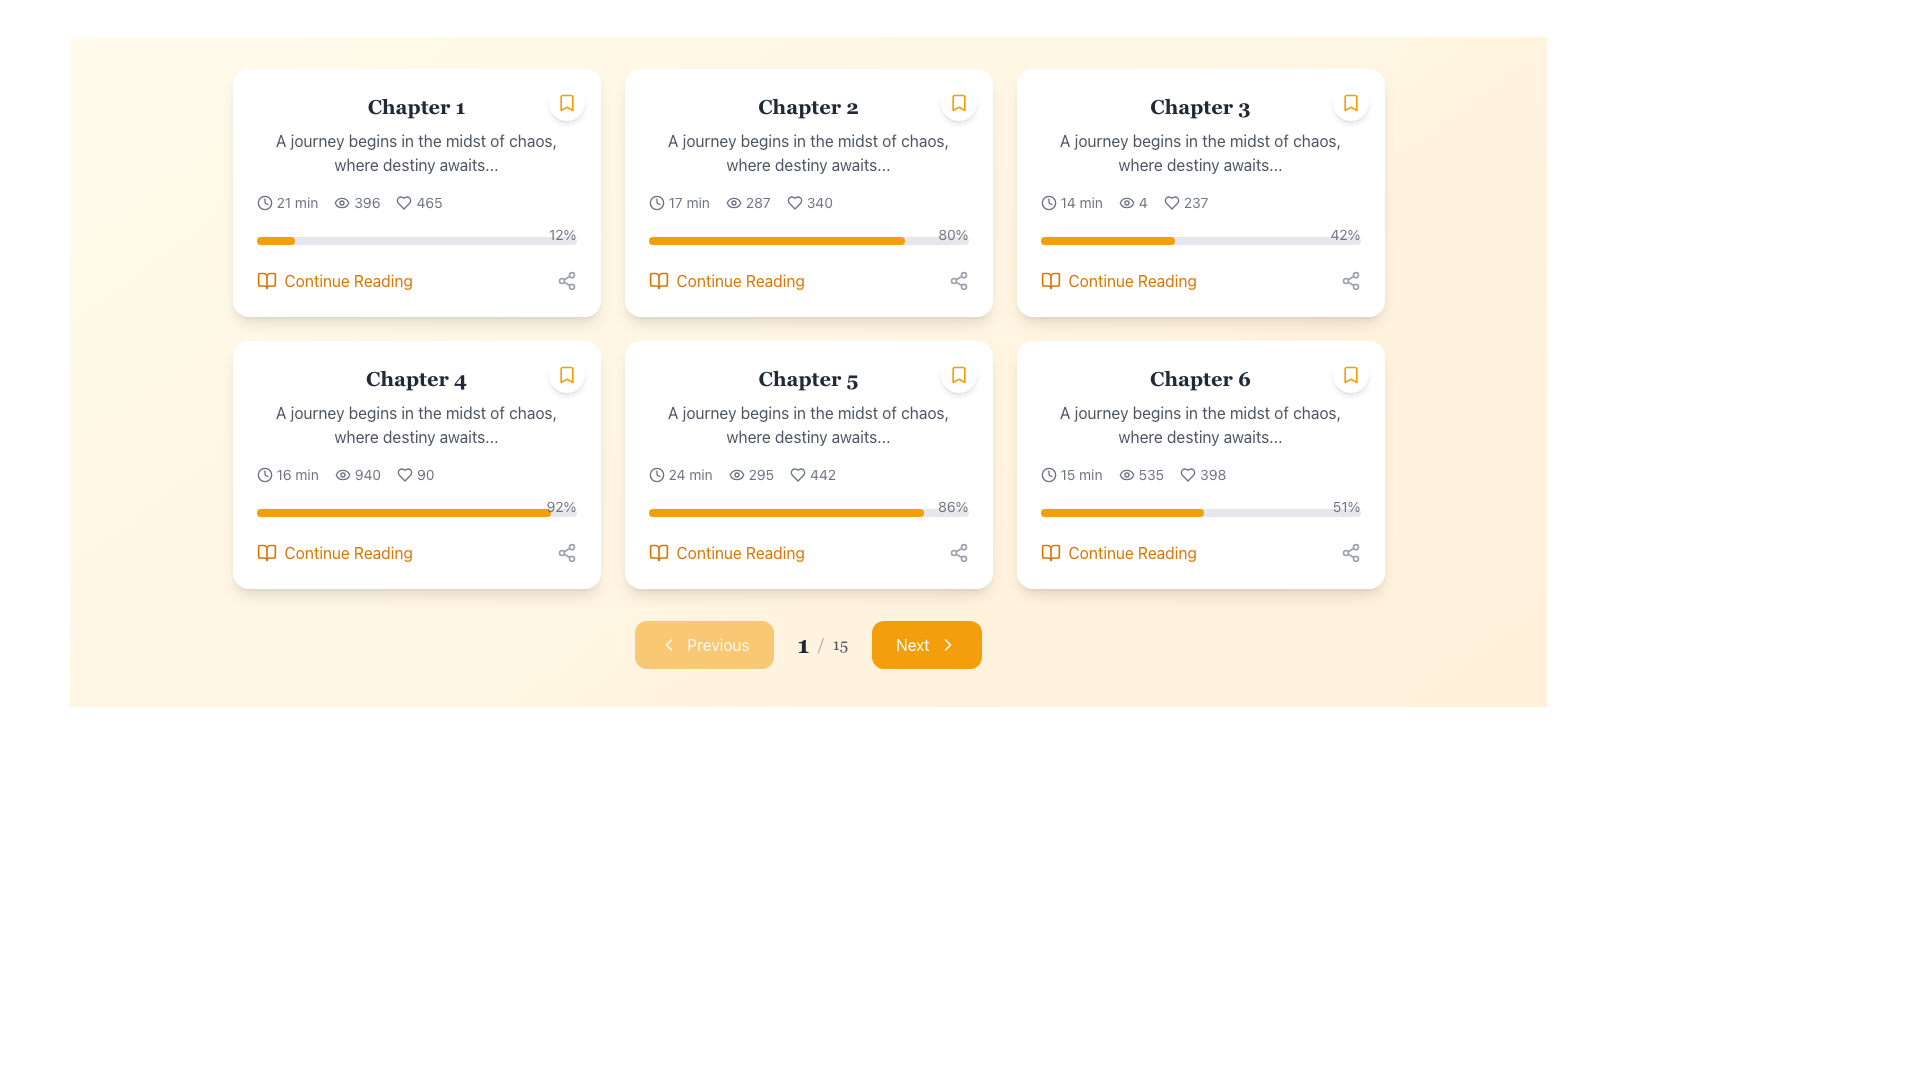 This screenshot has width=1920, height=1080. What do you see at coordinates (1047, 203) in the screenshot?
I see `the SVG-based visual icon representing time located in the top-right quadrant of the 'Chapter 3' card` at bounding box center [1047, 203].